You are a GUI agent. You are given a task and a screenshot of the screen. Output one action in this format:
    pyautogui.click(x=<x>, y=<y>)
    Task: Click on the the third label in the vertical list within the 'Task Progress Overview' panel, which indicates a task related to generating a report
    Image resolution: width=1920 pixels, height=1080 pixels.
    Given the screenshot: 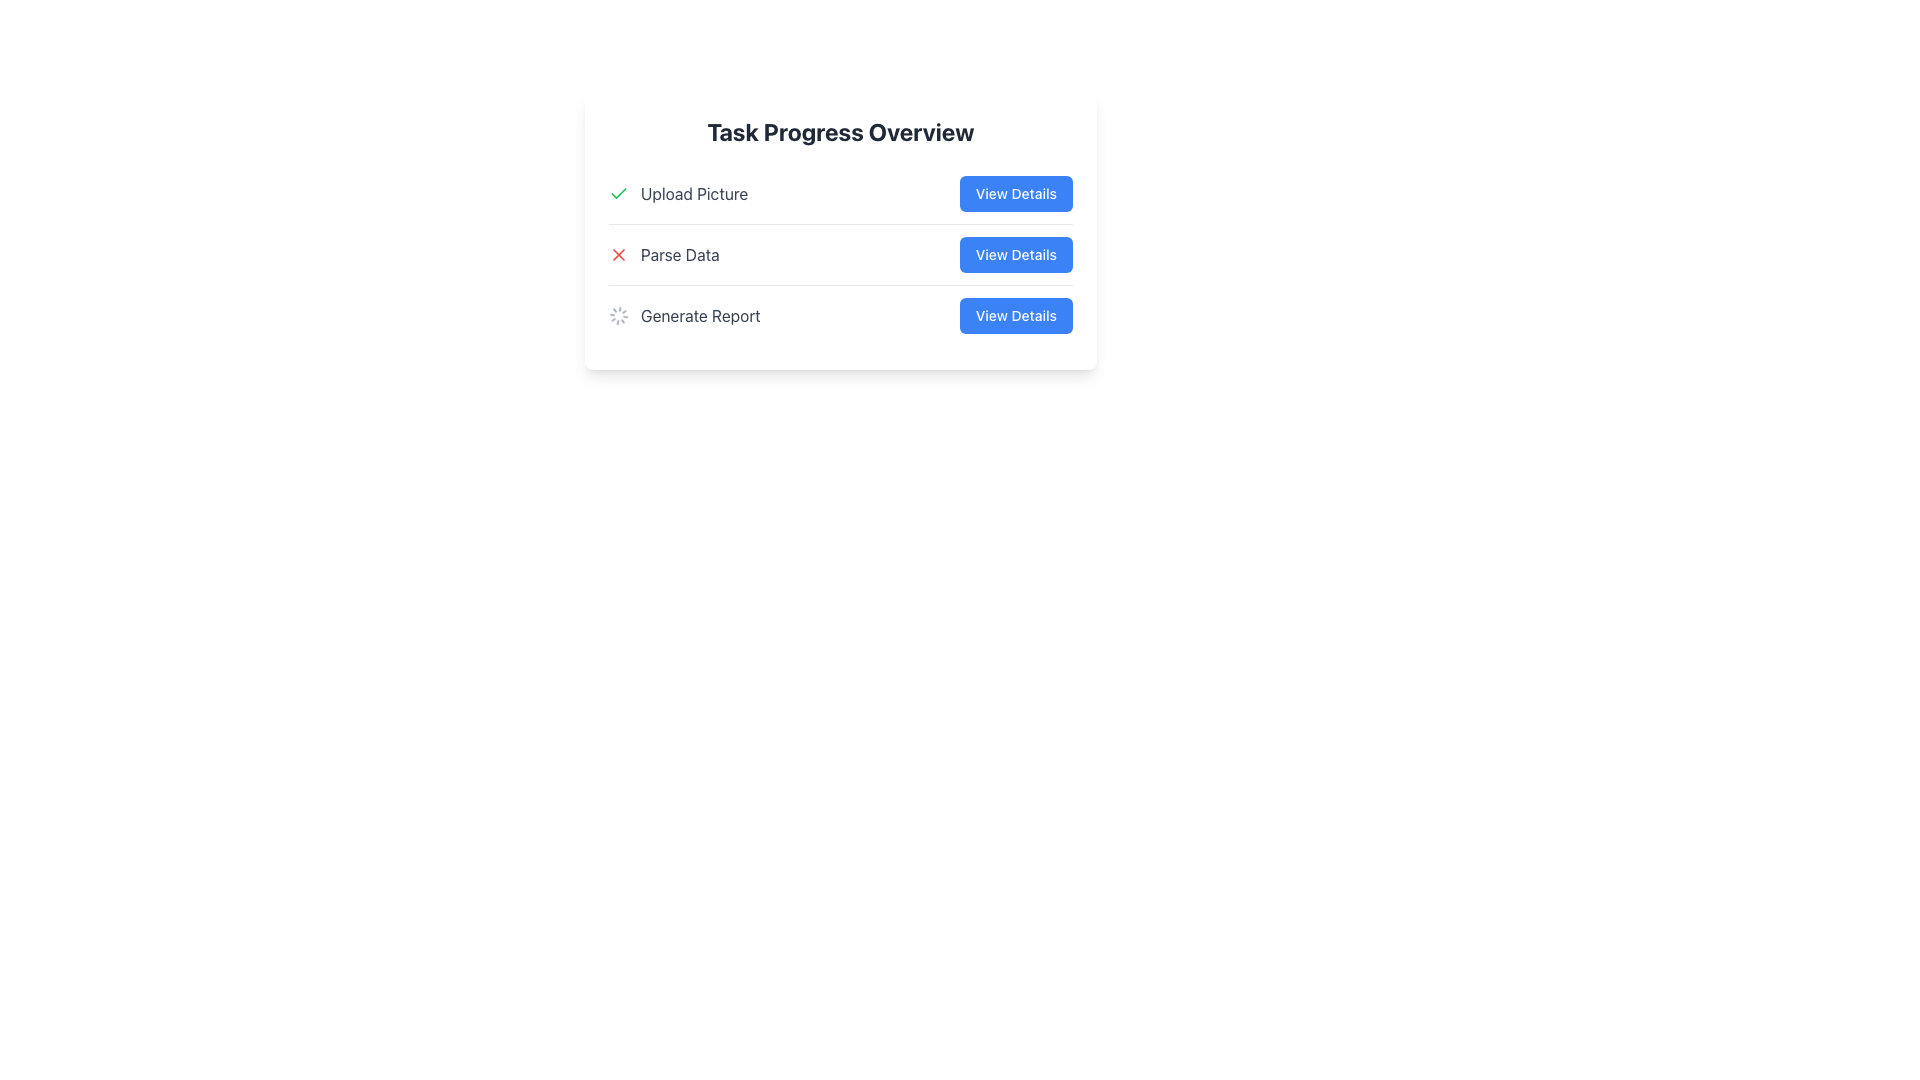 What is the action you would take?
    pyautogui.click(x=700, y=315)
    